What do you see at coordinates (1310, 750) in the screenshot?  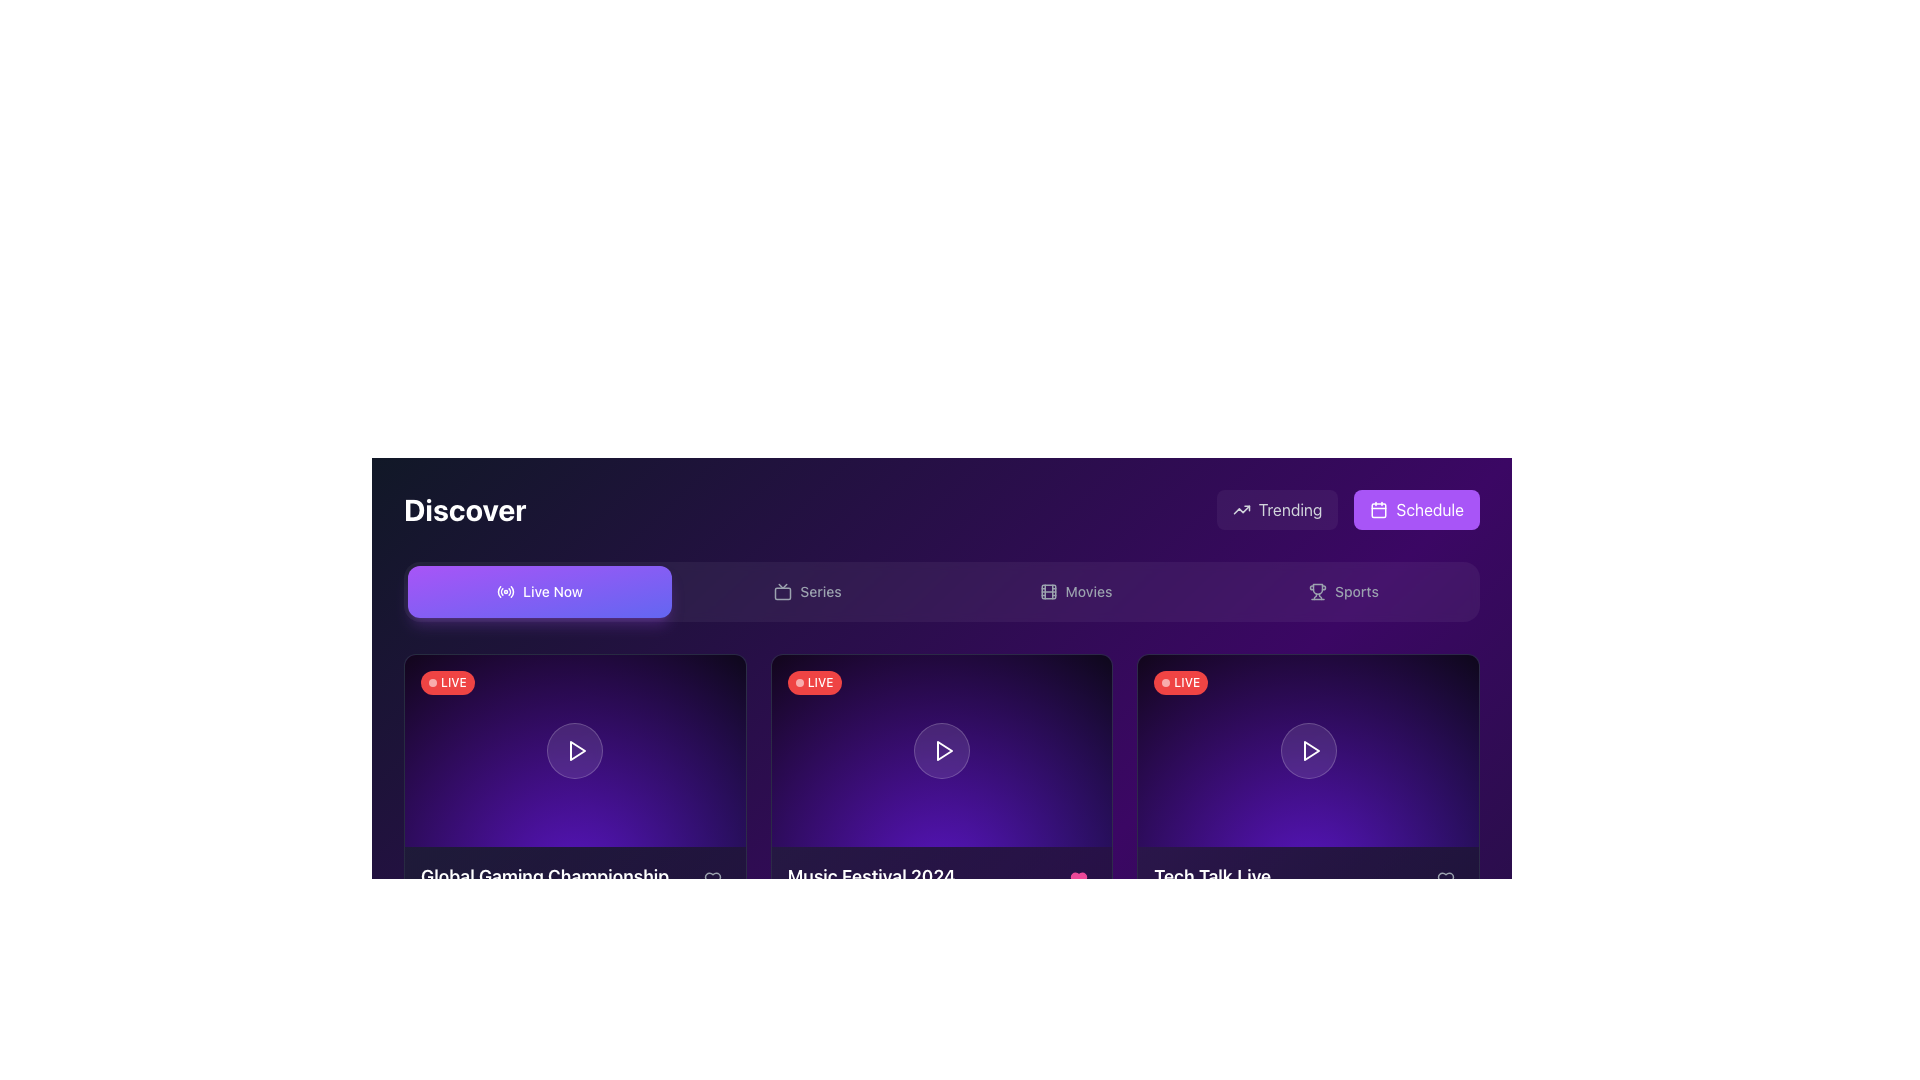 I see `the play button located in the rightmost position of three similar buttons in the second row below the header` at bounding box center [1310, 750].